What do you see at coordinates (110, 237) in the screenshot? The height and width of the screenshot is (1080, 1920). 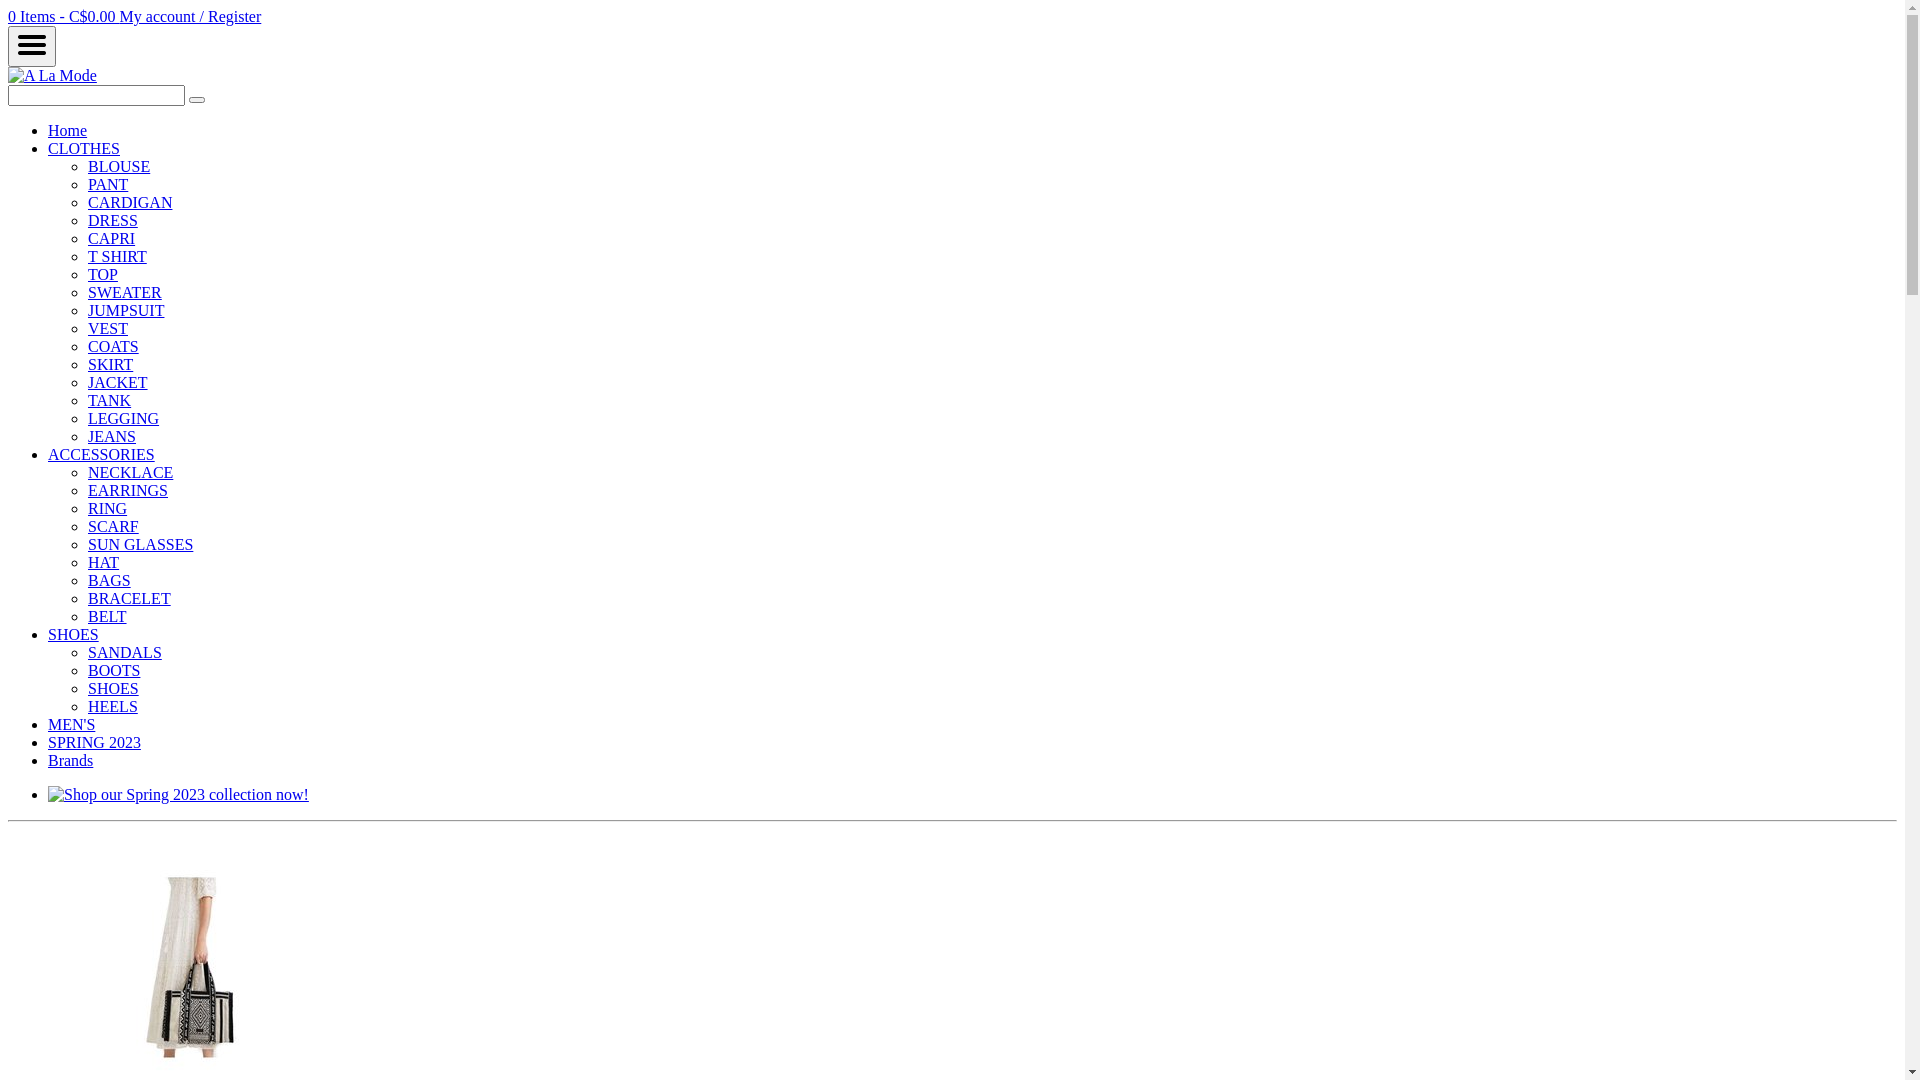 I see `'CAPRI'` at bounding box center [110, 237].